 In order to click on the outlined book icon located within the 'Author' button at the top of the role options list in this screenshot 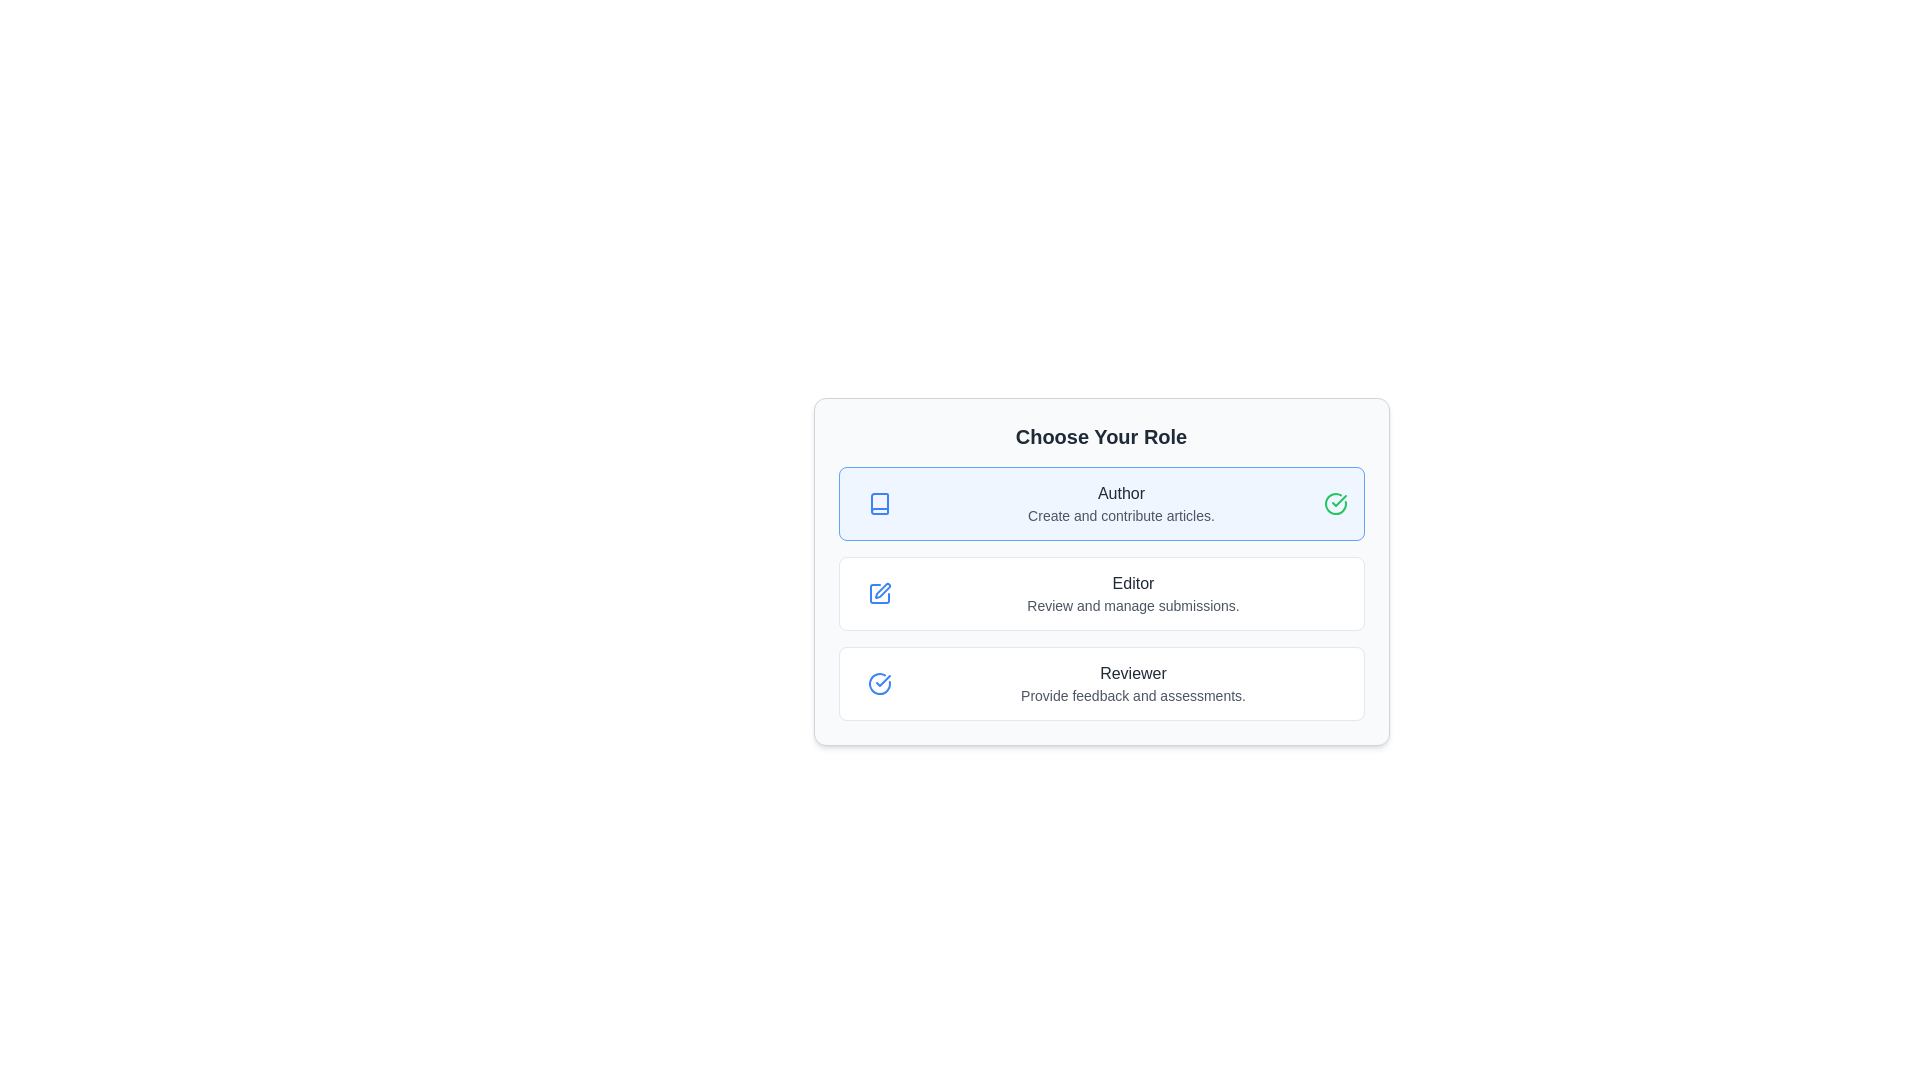, I will do `click(879, 503)`.